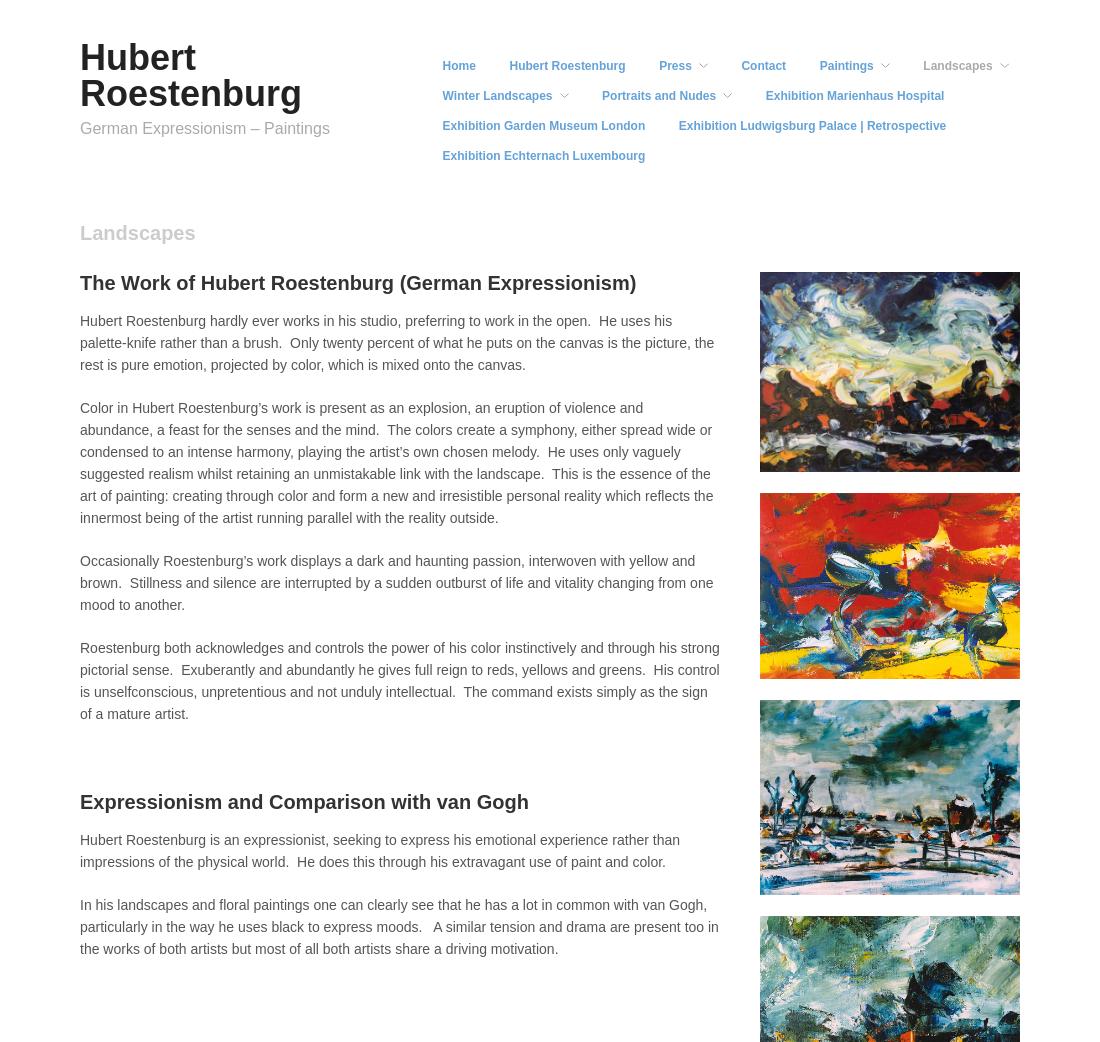 The height and width of the screenshot is (1042, 1100). Describe the element at coordinates (957, 64) in the screenshot. I see `'Landscapes'` at that location.